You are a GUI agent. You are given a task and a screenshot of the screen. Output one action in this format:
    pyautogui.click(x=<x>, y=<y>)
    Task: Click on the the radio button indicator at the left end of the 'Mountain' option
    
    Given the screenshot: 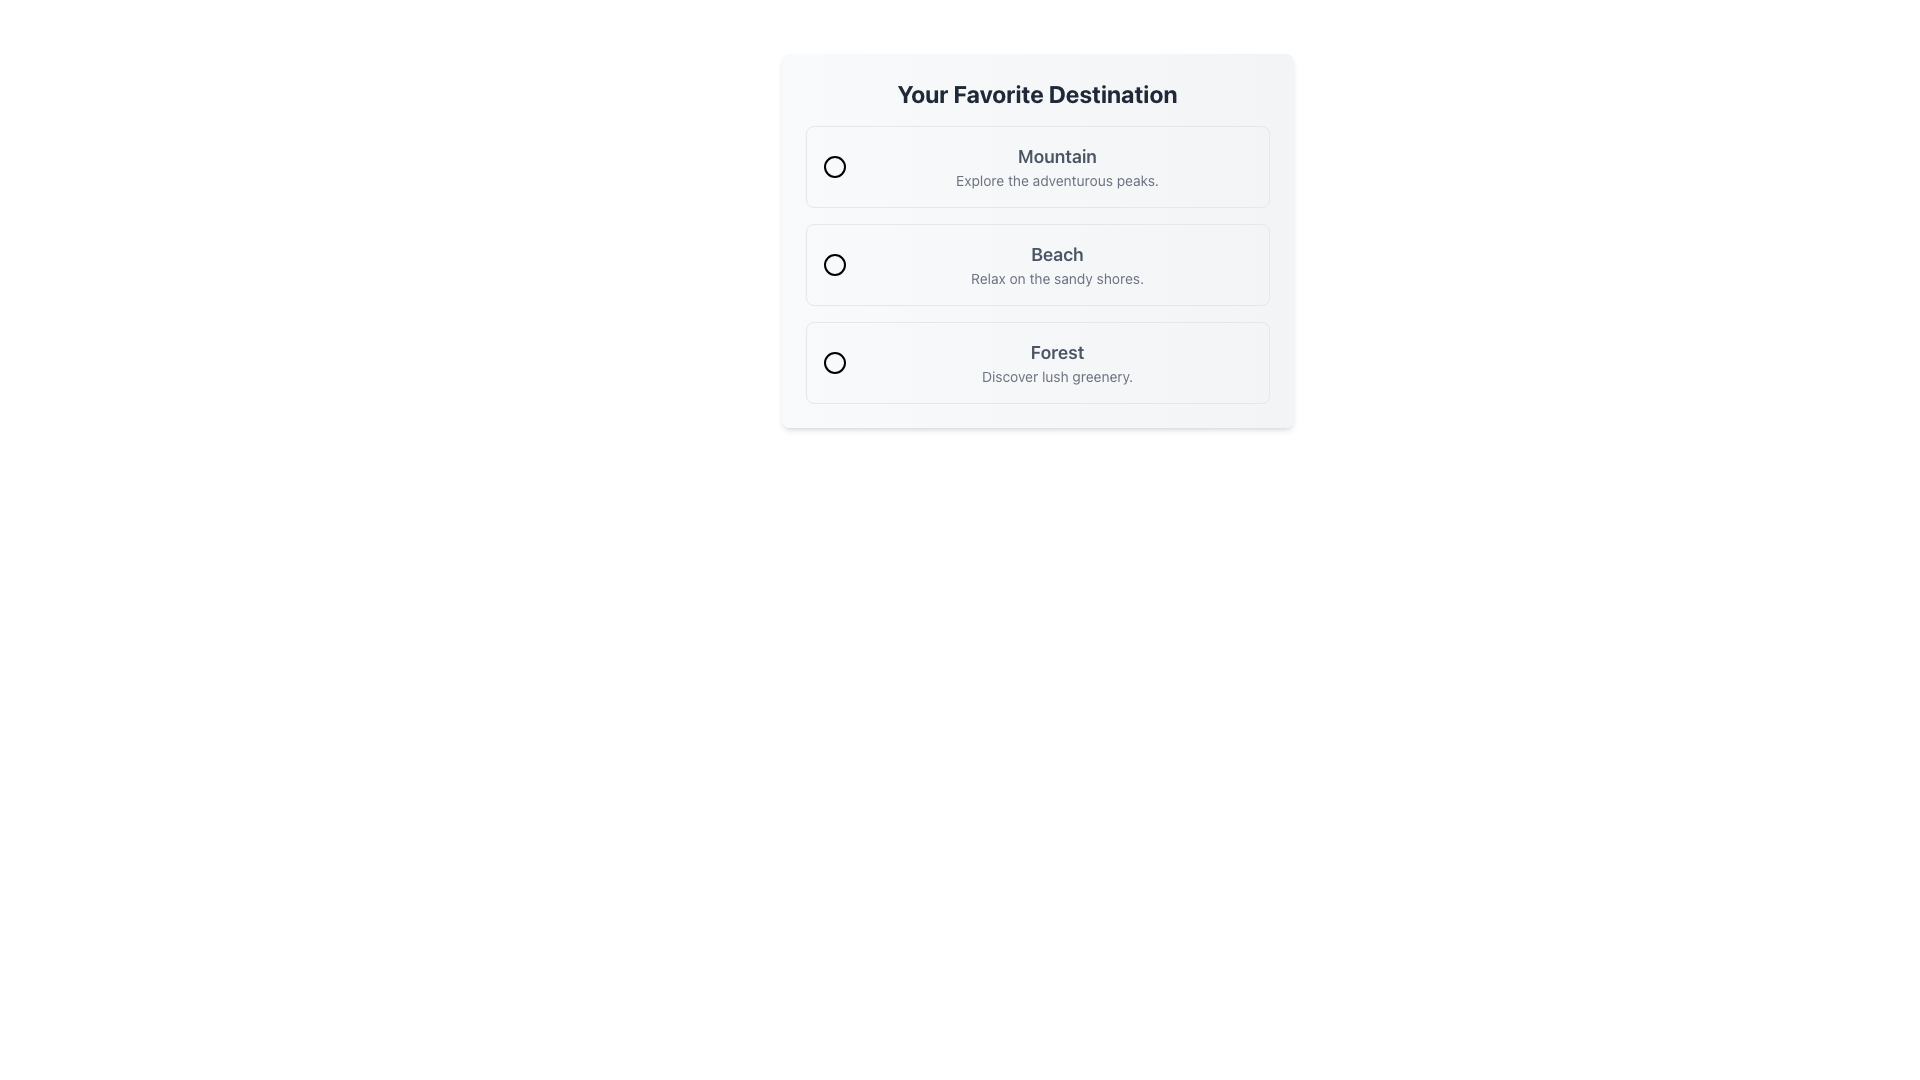 What is the action you would take?
    pyautogui.click(x=834, y=165)
    